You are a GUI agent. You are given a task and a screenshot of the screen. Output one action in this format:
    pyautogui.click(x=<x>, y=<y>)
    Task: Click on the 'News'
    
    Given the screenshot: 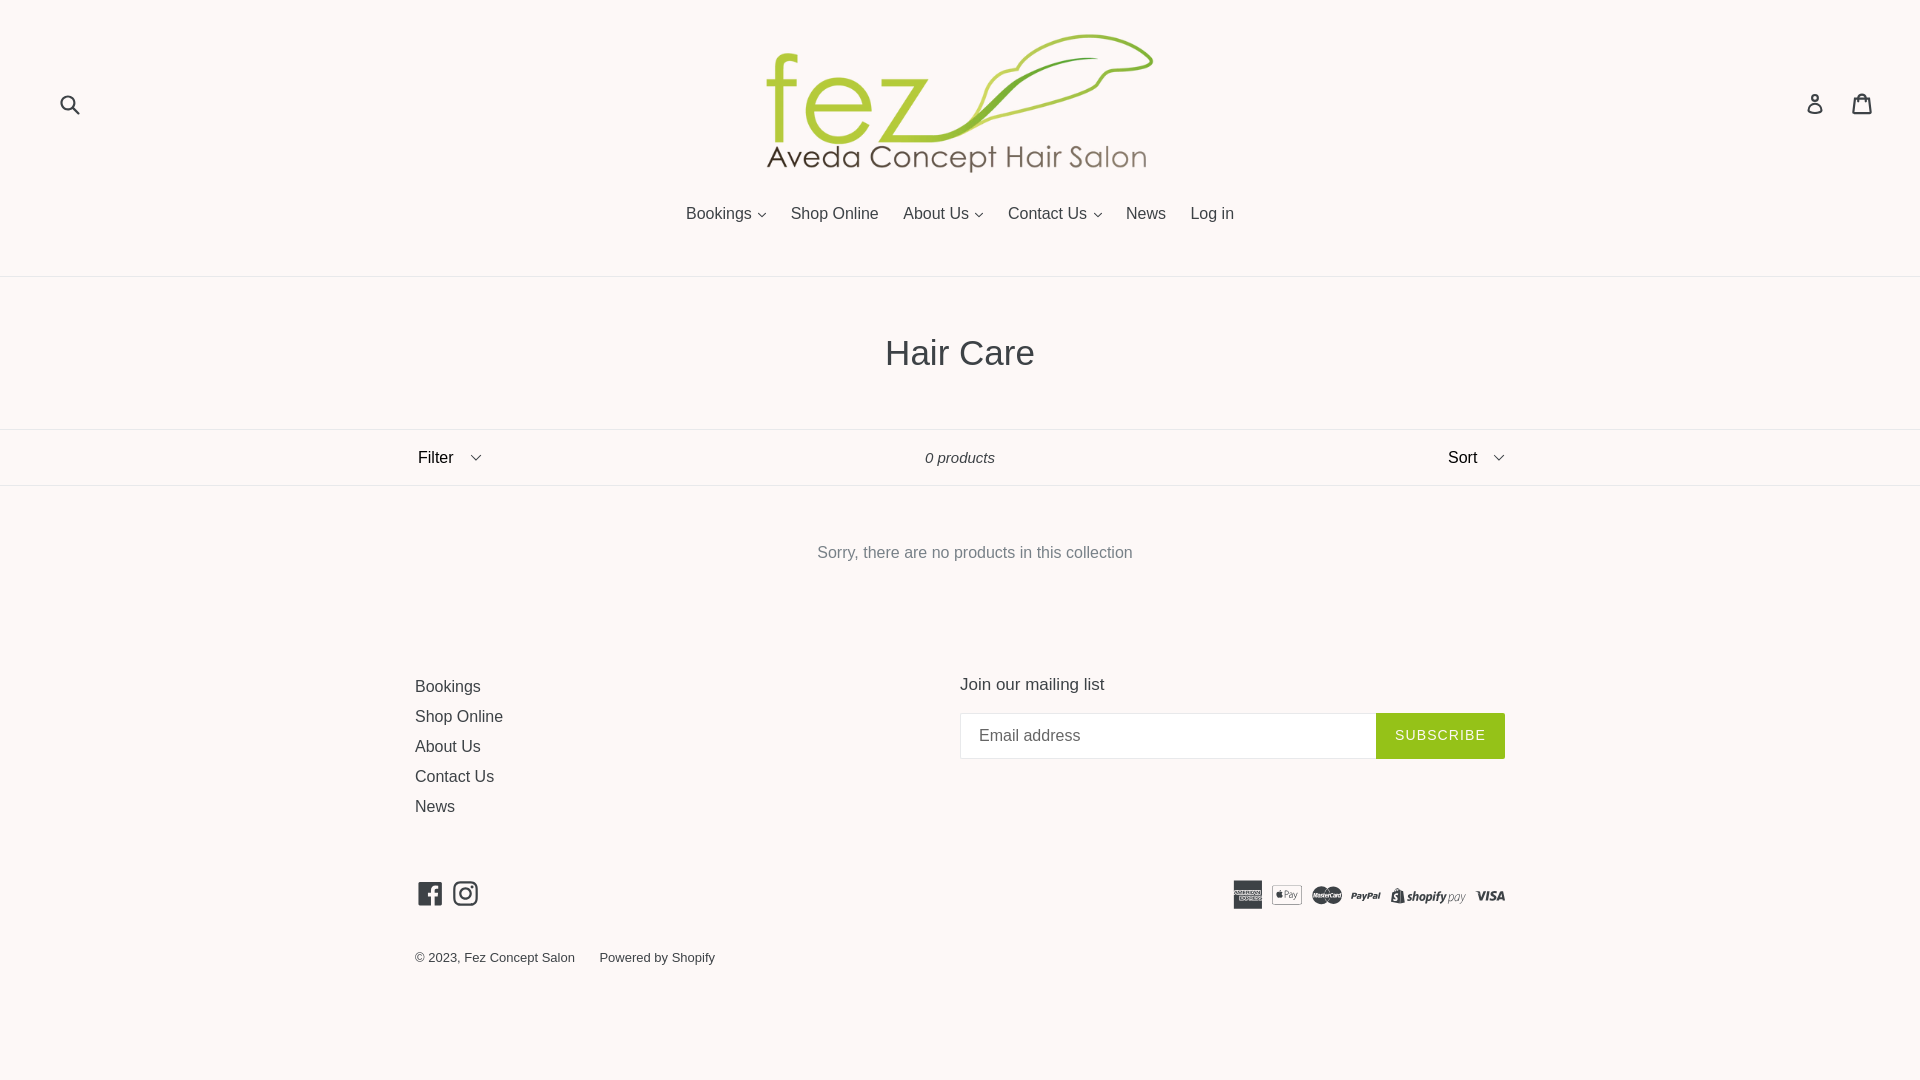 What is the action you would take?
    pyautogui.click(x=434, y=805)
    